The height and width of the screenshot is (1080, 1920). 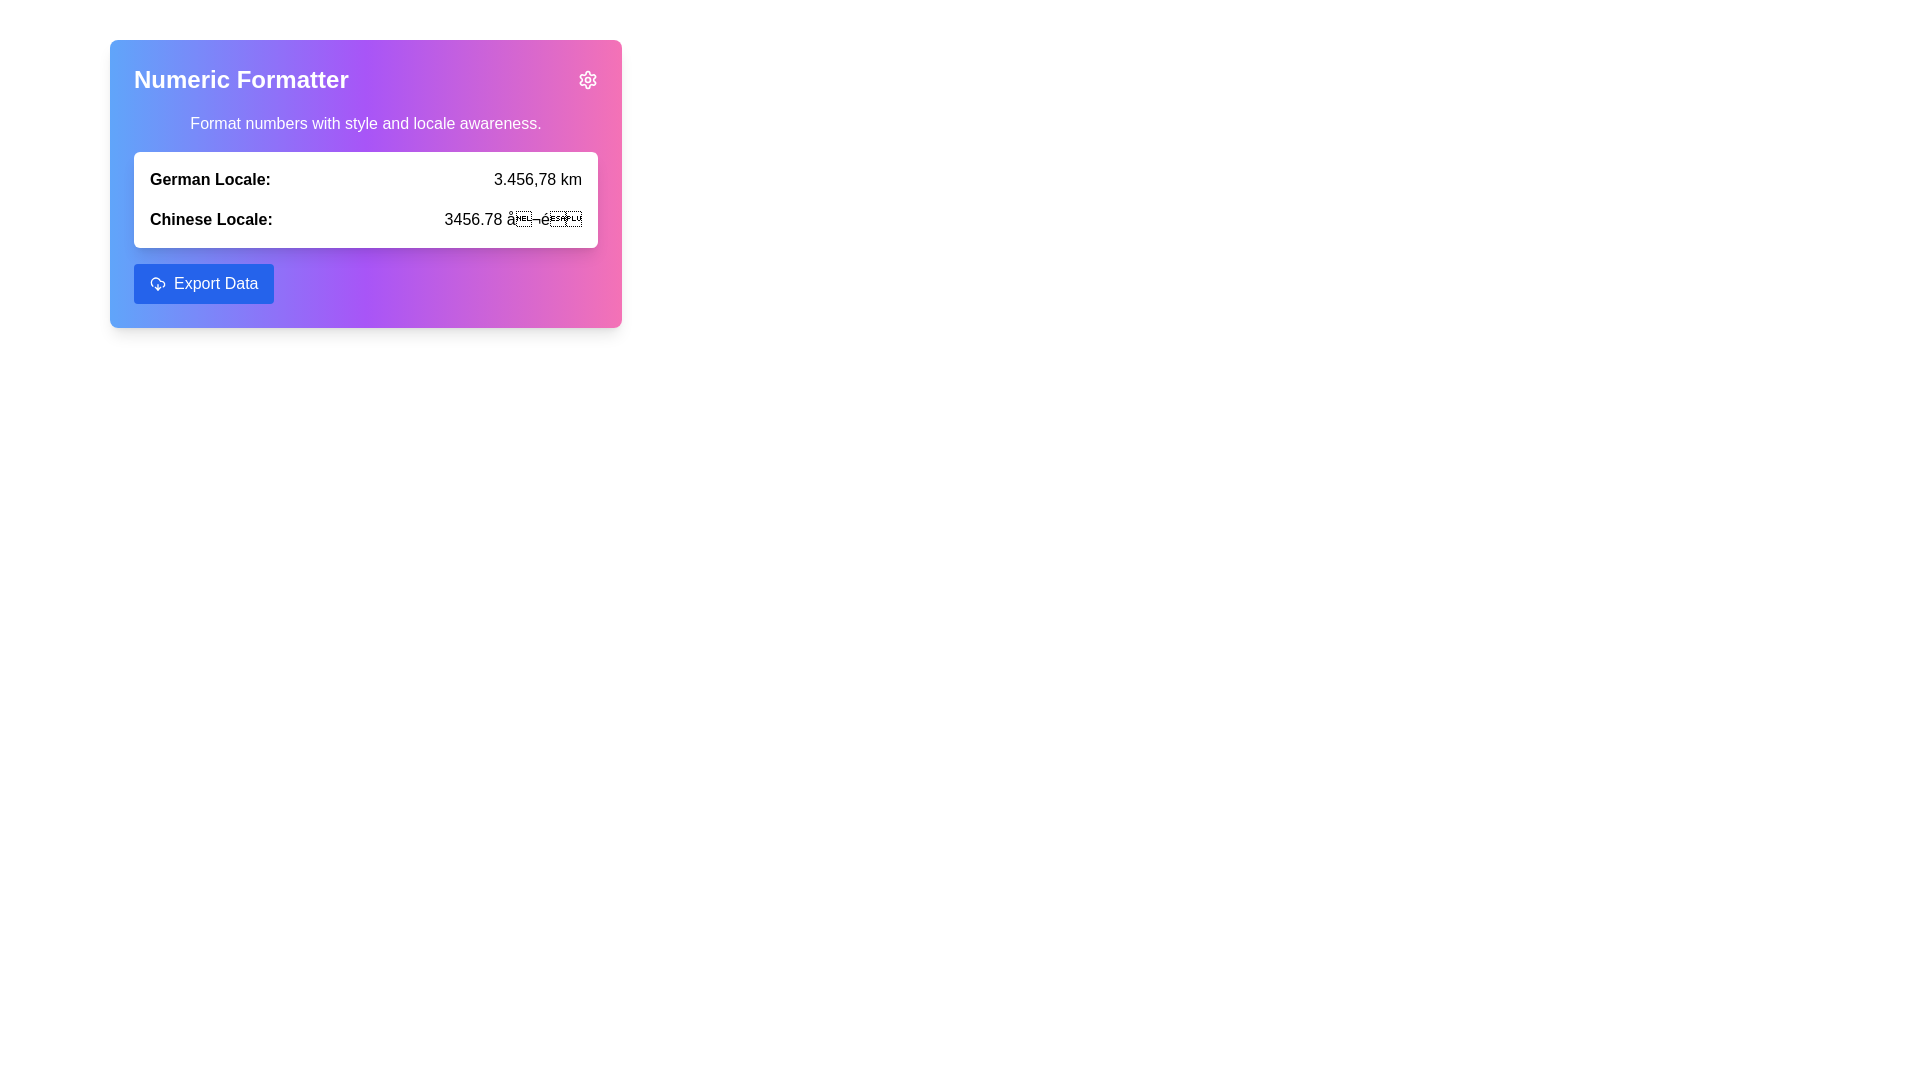 I want to click on the descriptive text element that summarizes the functionality of 'Numeric Formatter', which is located below the heading 'Numeric Formatter' and above the locale sections, so click(x=365, y=123).